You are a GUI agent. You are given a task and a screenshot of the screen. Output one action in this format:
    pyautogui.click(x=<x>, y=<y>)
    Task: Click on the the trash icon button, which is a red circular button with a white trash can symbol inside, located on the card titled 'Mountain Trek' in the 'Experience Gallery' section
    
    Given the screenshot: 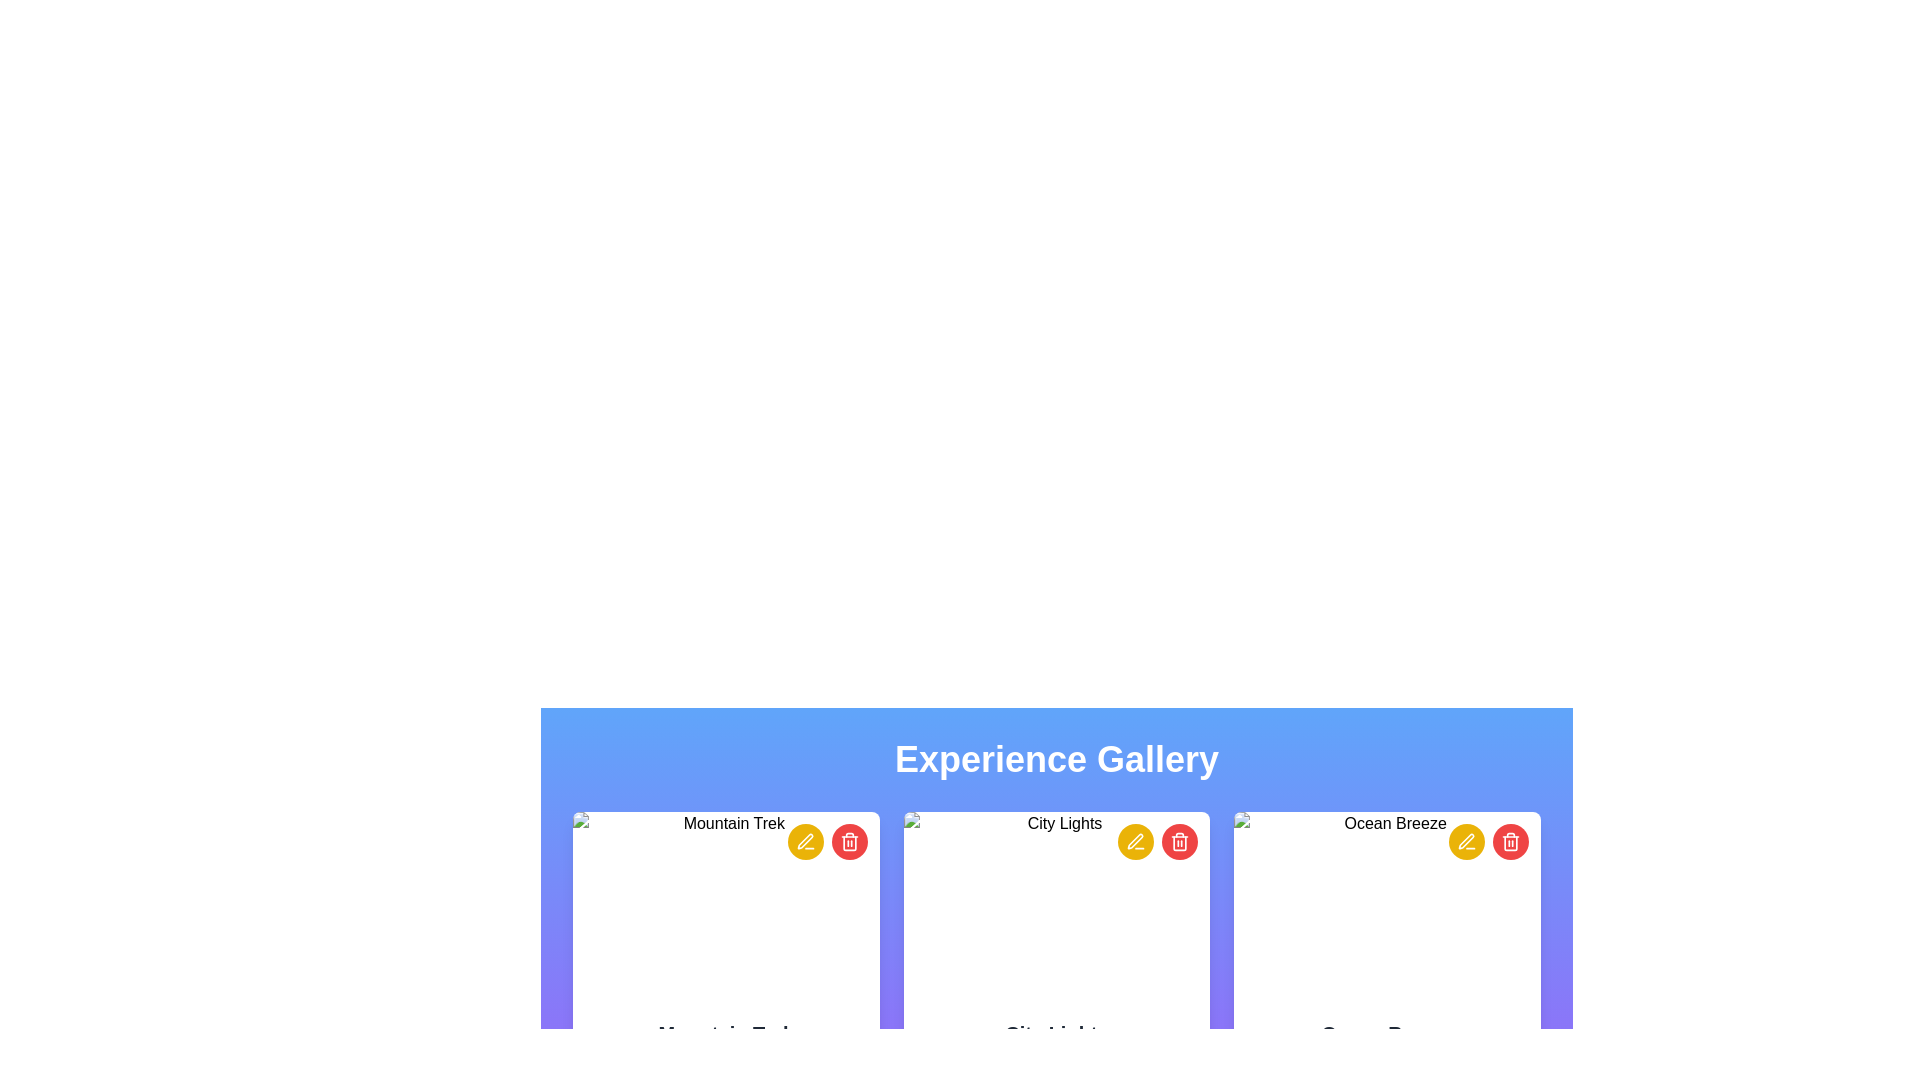 What is the action you would take?
    pyautogui.click(x=849, y=841)
    